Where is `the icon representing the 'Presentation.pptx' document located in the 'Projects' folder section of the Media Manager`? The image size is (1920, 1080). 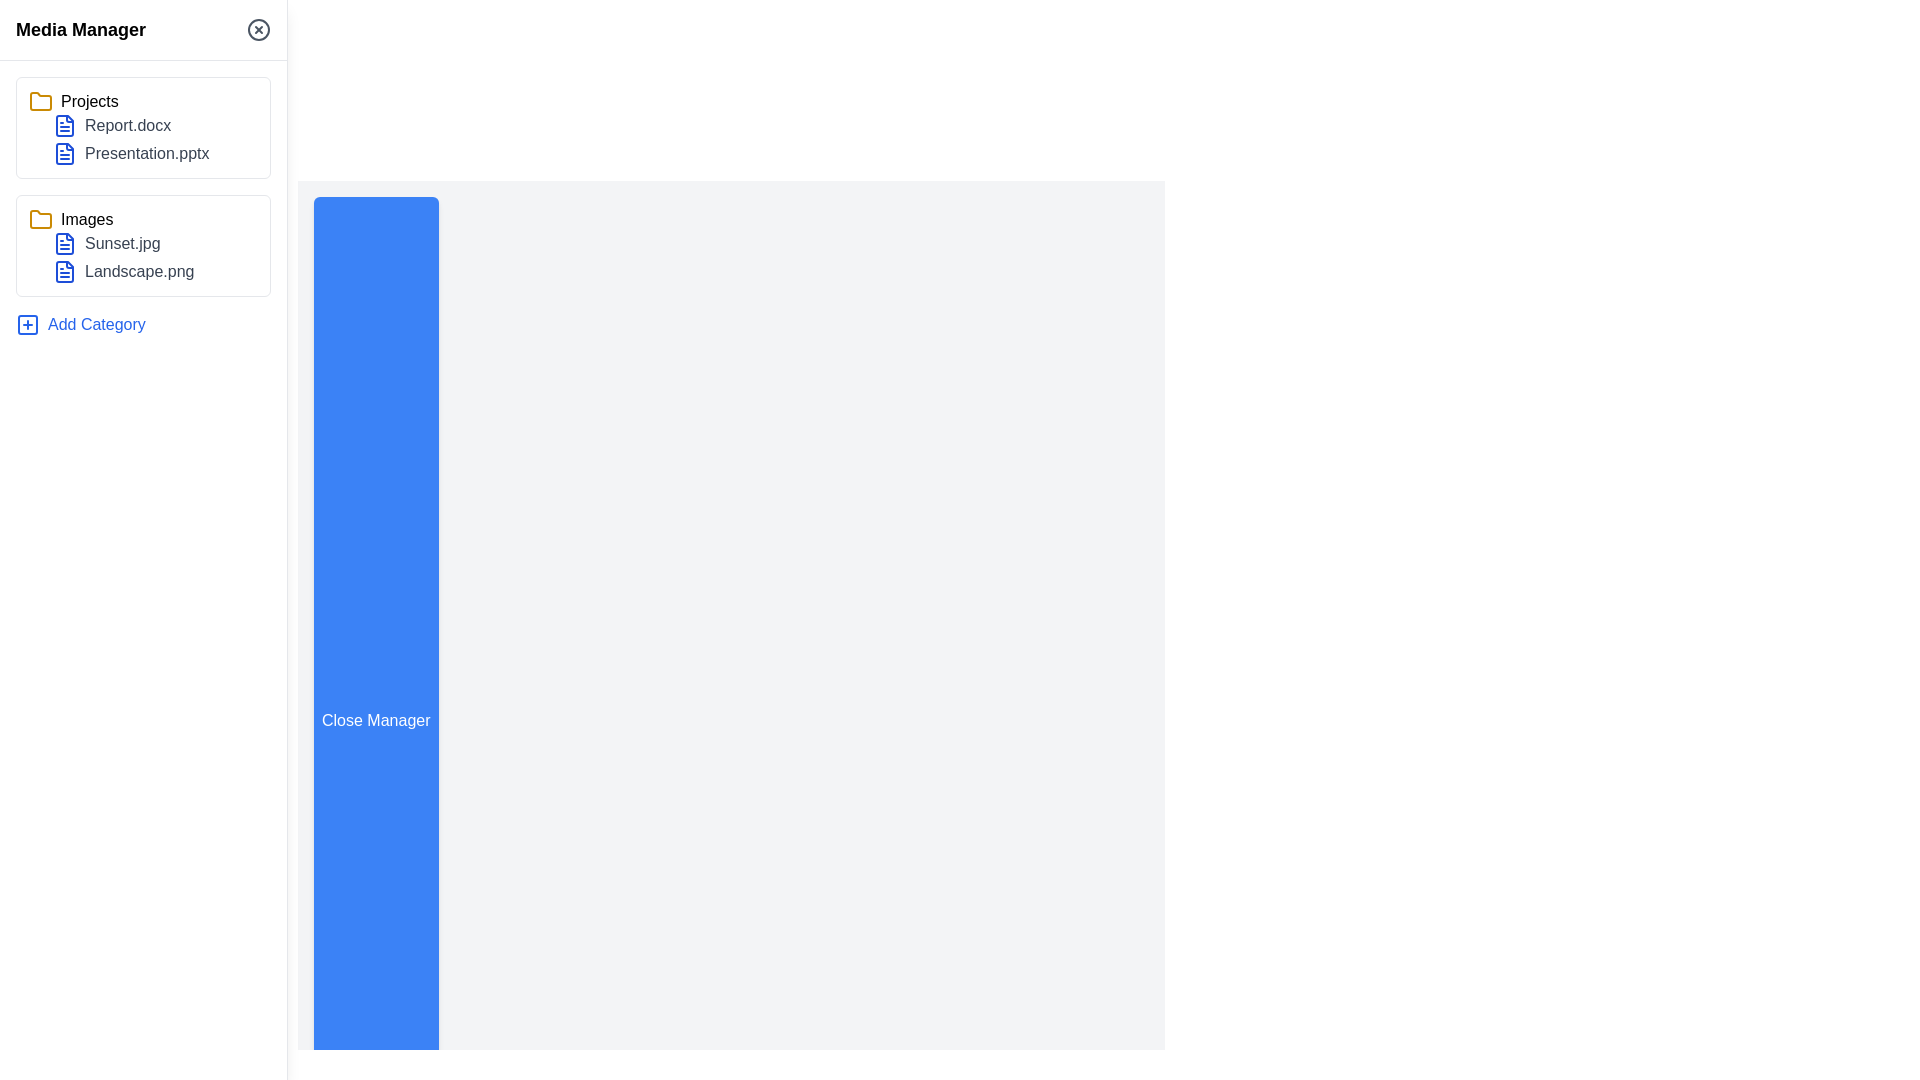
the icon representing the 'Presentation.pptx' document located in the 'Projects' folder section of the Media Manager is located at coordinates (65, 153).